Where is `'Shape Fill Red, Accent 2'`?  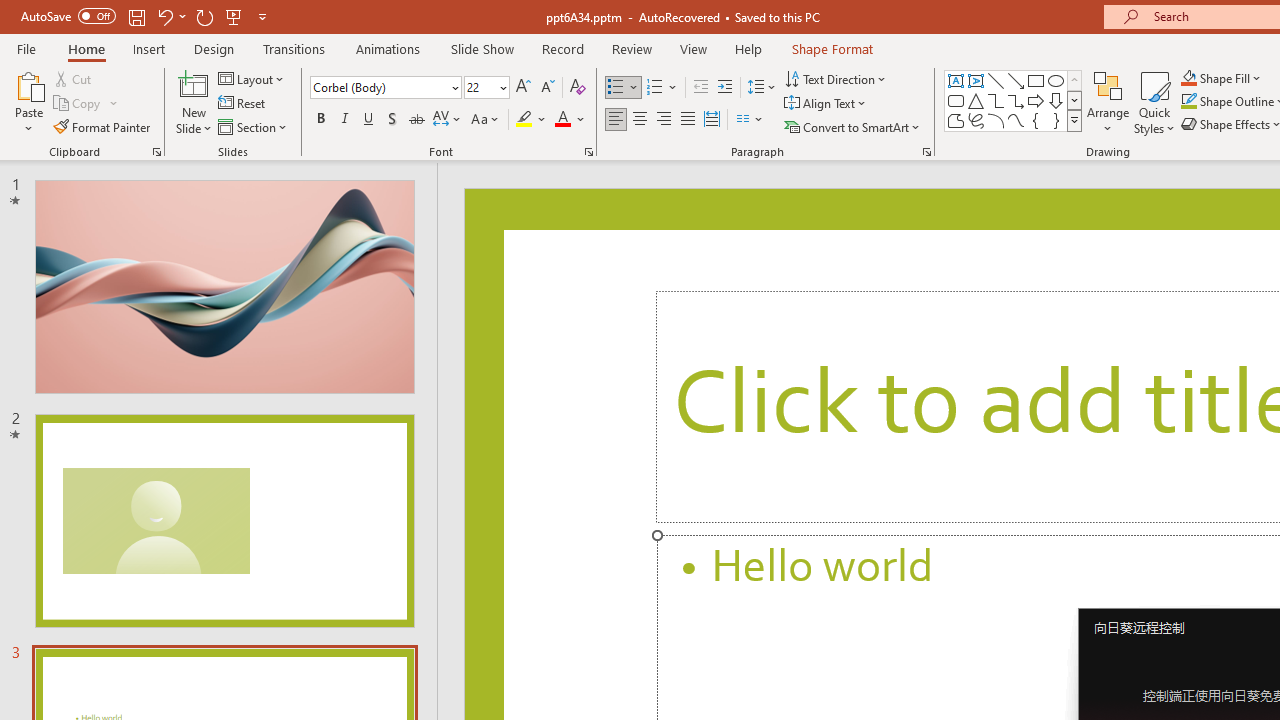 'Shape Fill Red, Accent 2' is located at coordinates (1189, 77).